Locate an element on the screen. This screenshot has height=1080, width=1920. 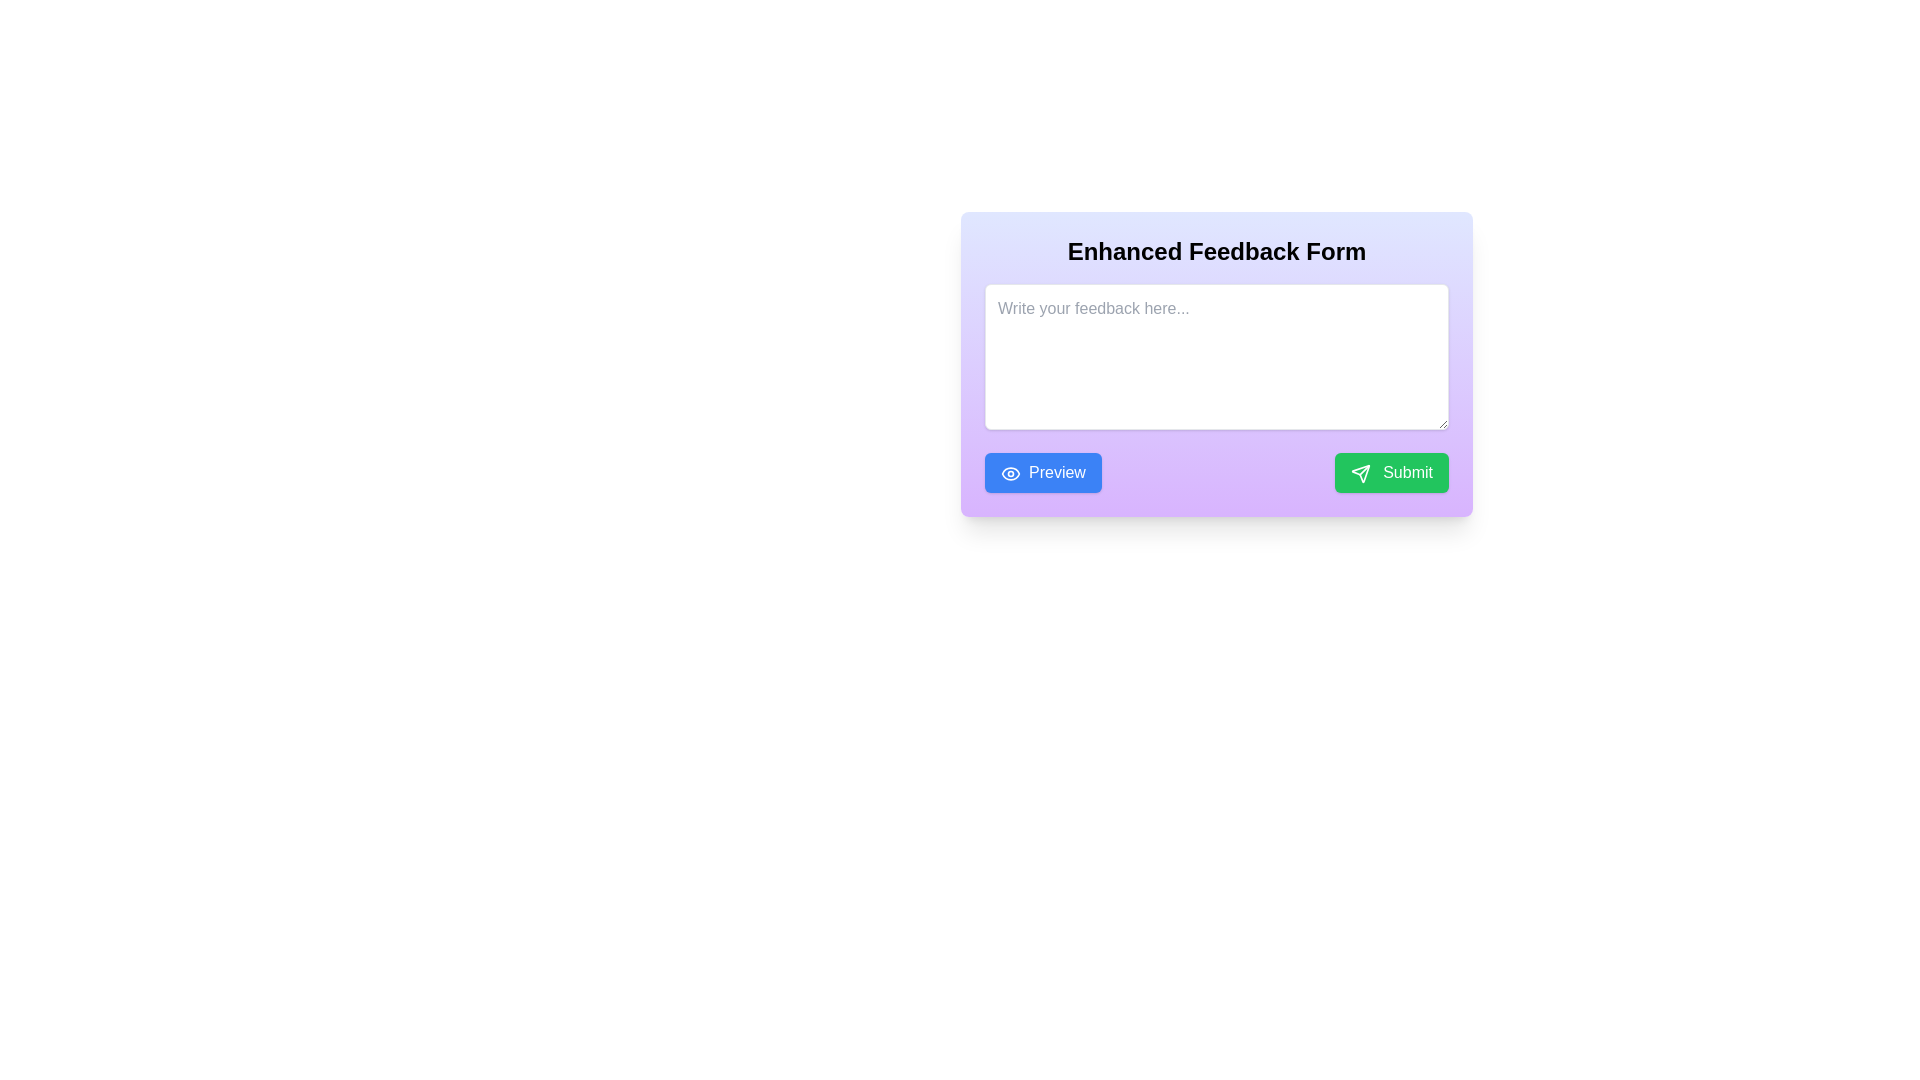
the green 'Submit' button with rounded corners and a white paper plane icon is located at coordinates (1390, 473).